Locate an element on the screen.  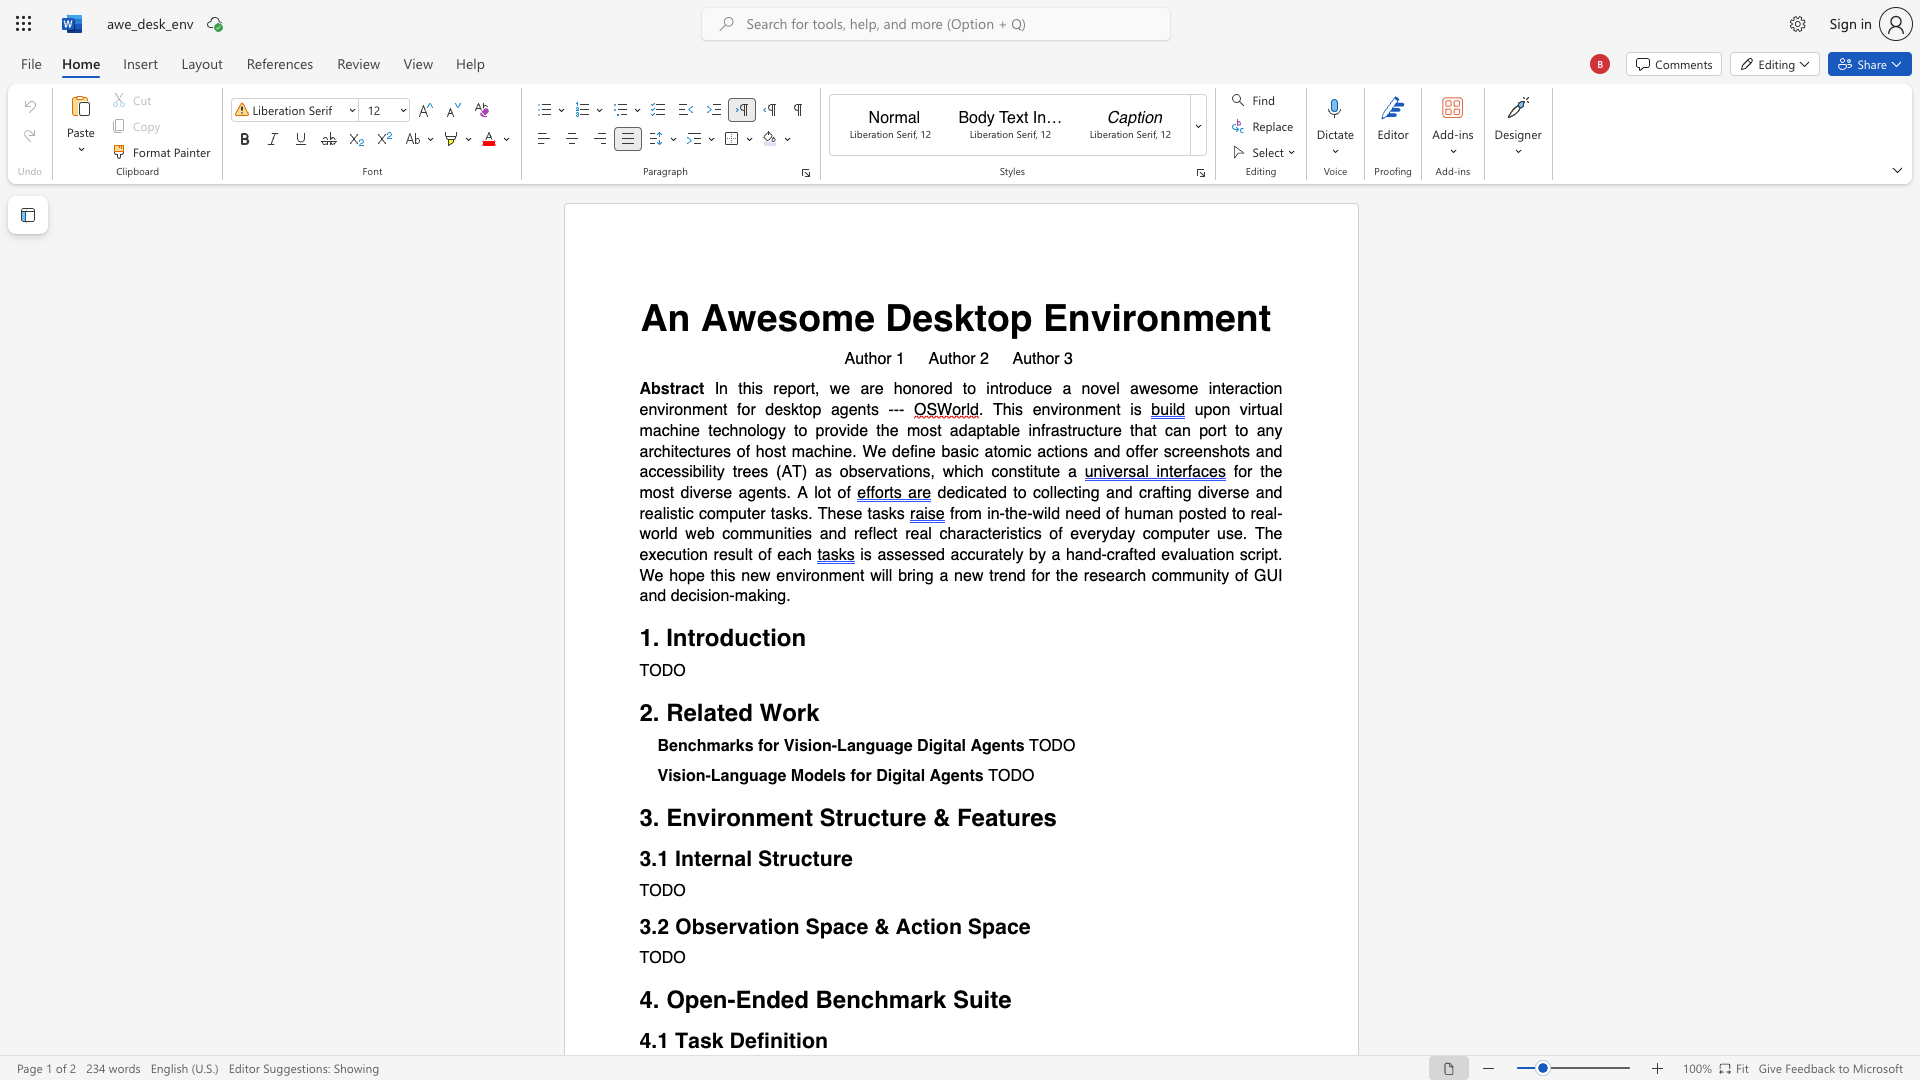
the 6th character "s" in the text is located at coordinates (883, 512).